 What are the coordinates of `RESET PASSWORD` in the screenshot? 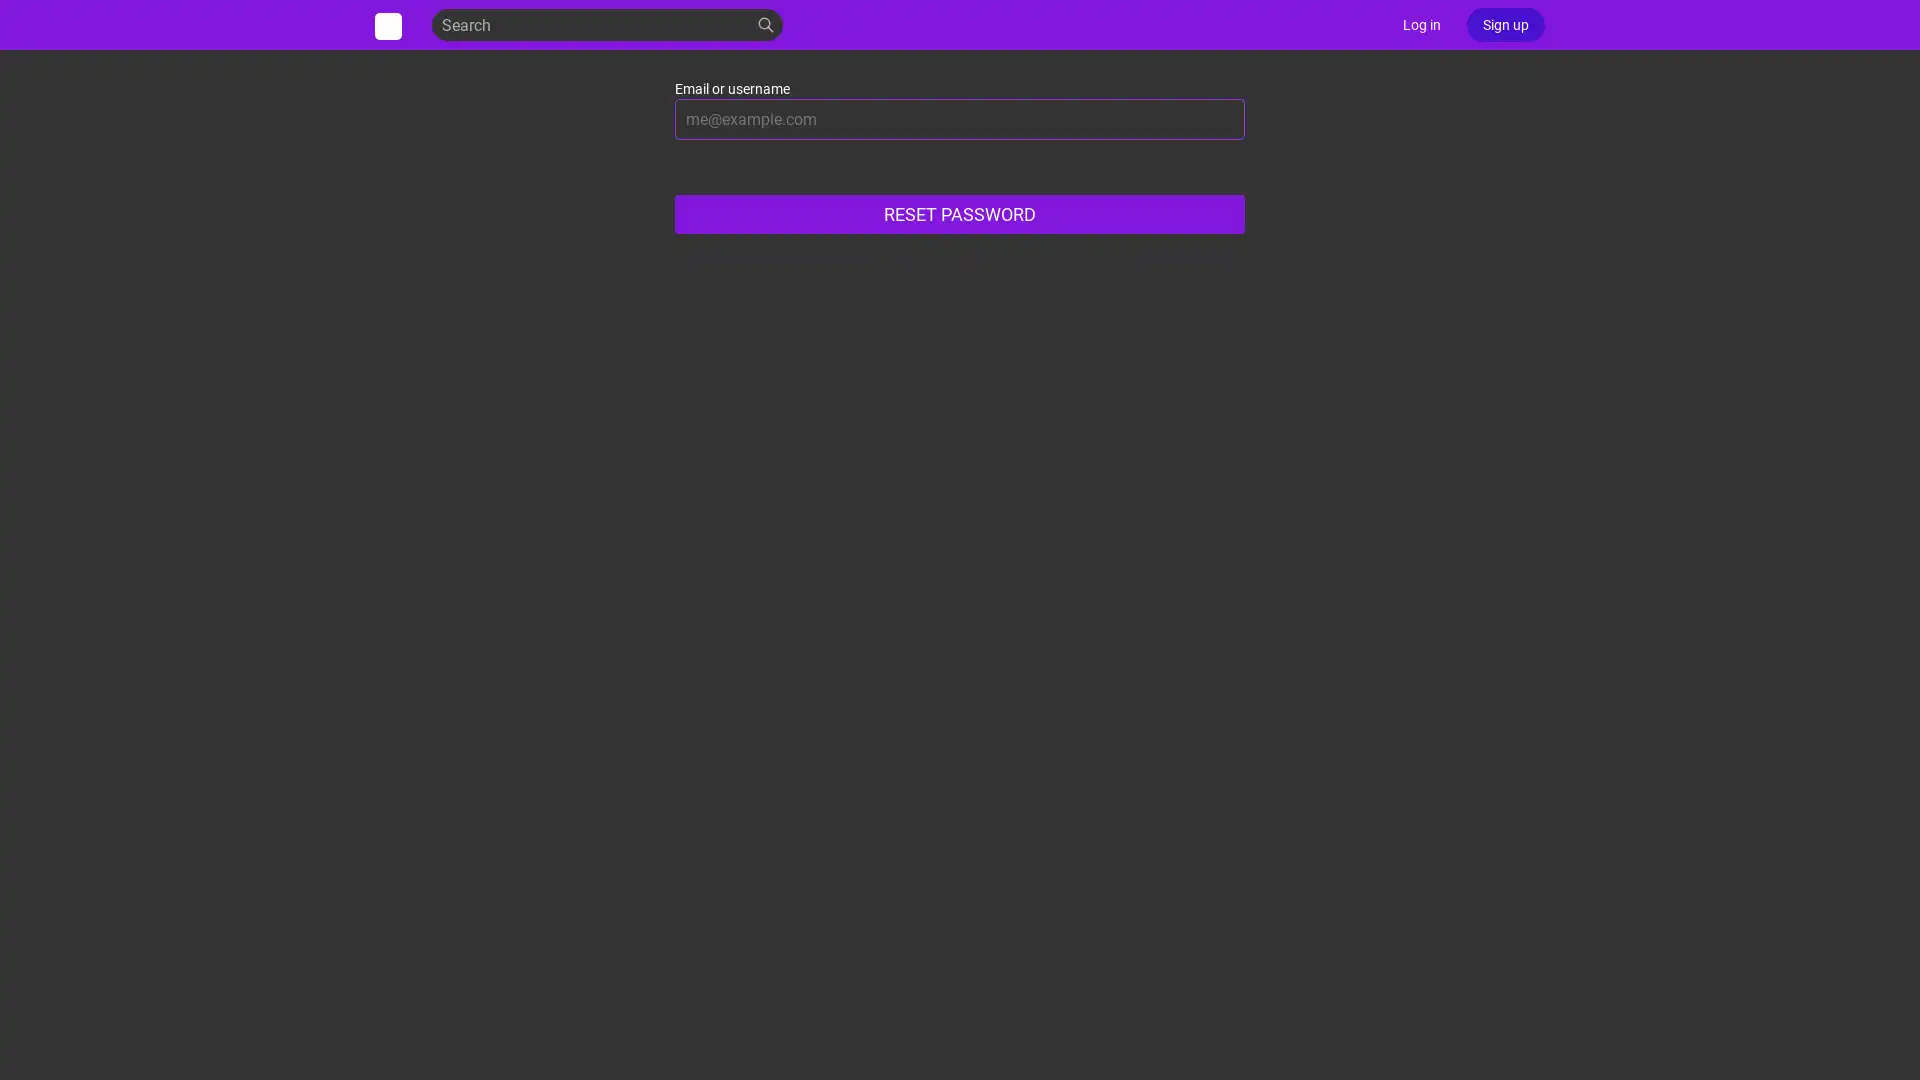 It's located at (960, 214).